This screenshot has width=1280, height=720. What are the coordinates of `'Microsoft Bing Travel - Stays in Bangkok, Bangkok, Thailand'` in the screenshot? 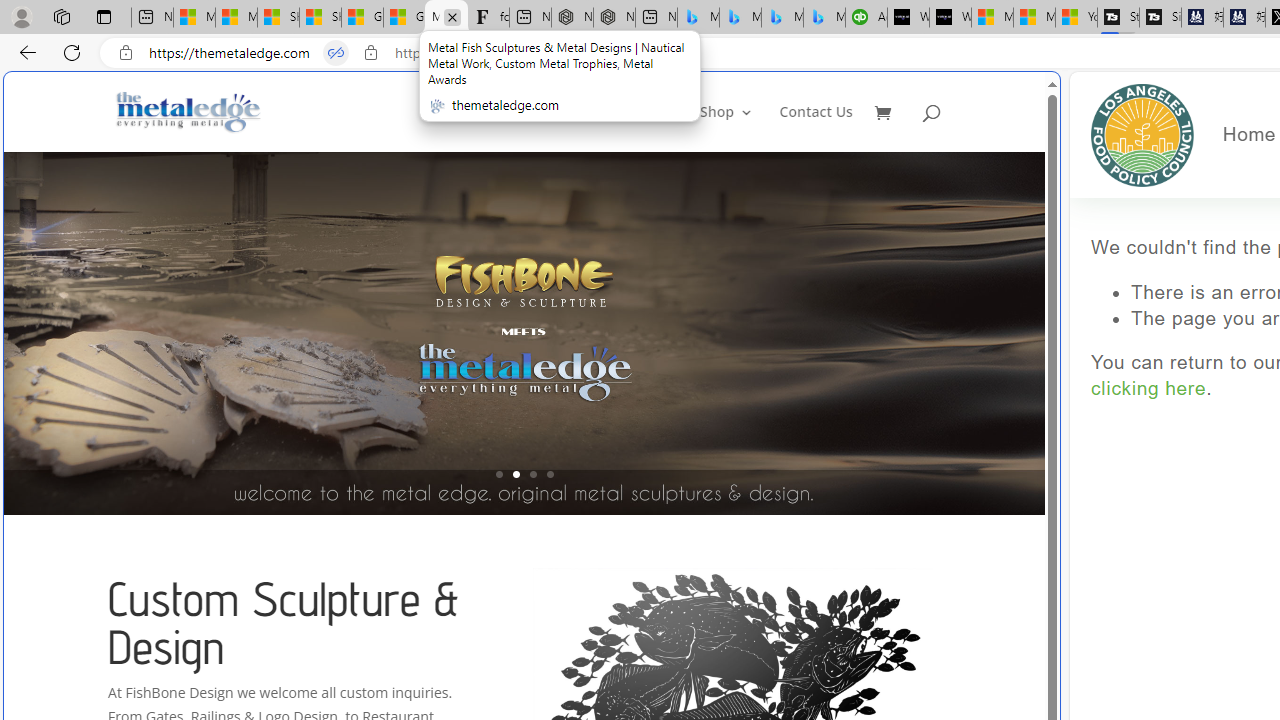 It's located at (739, 17).